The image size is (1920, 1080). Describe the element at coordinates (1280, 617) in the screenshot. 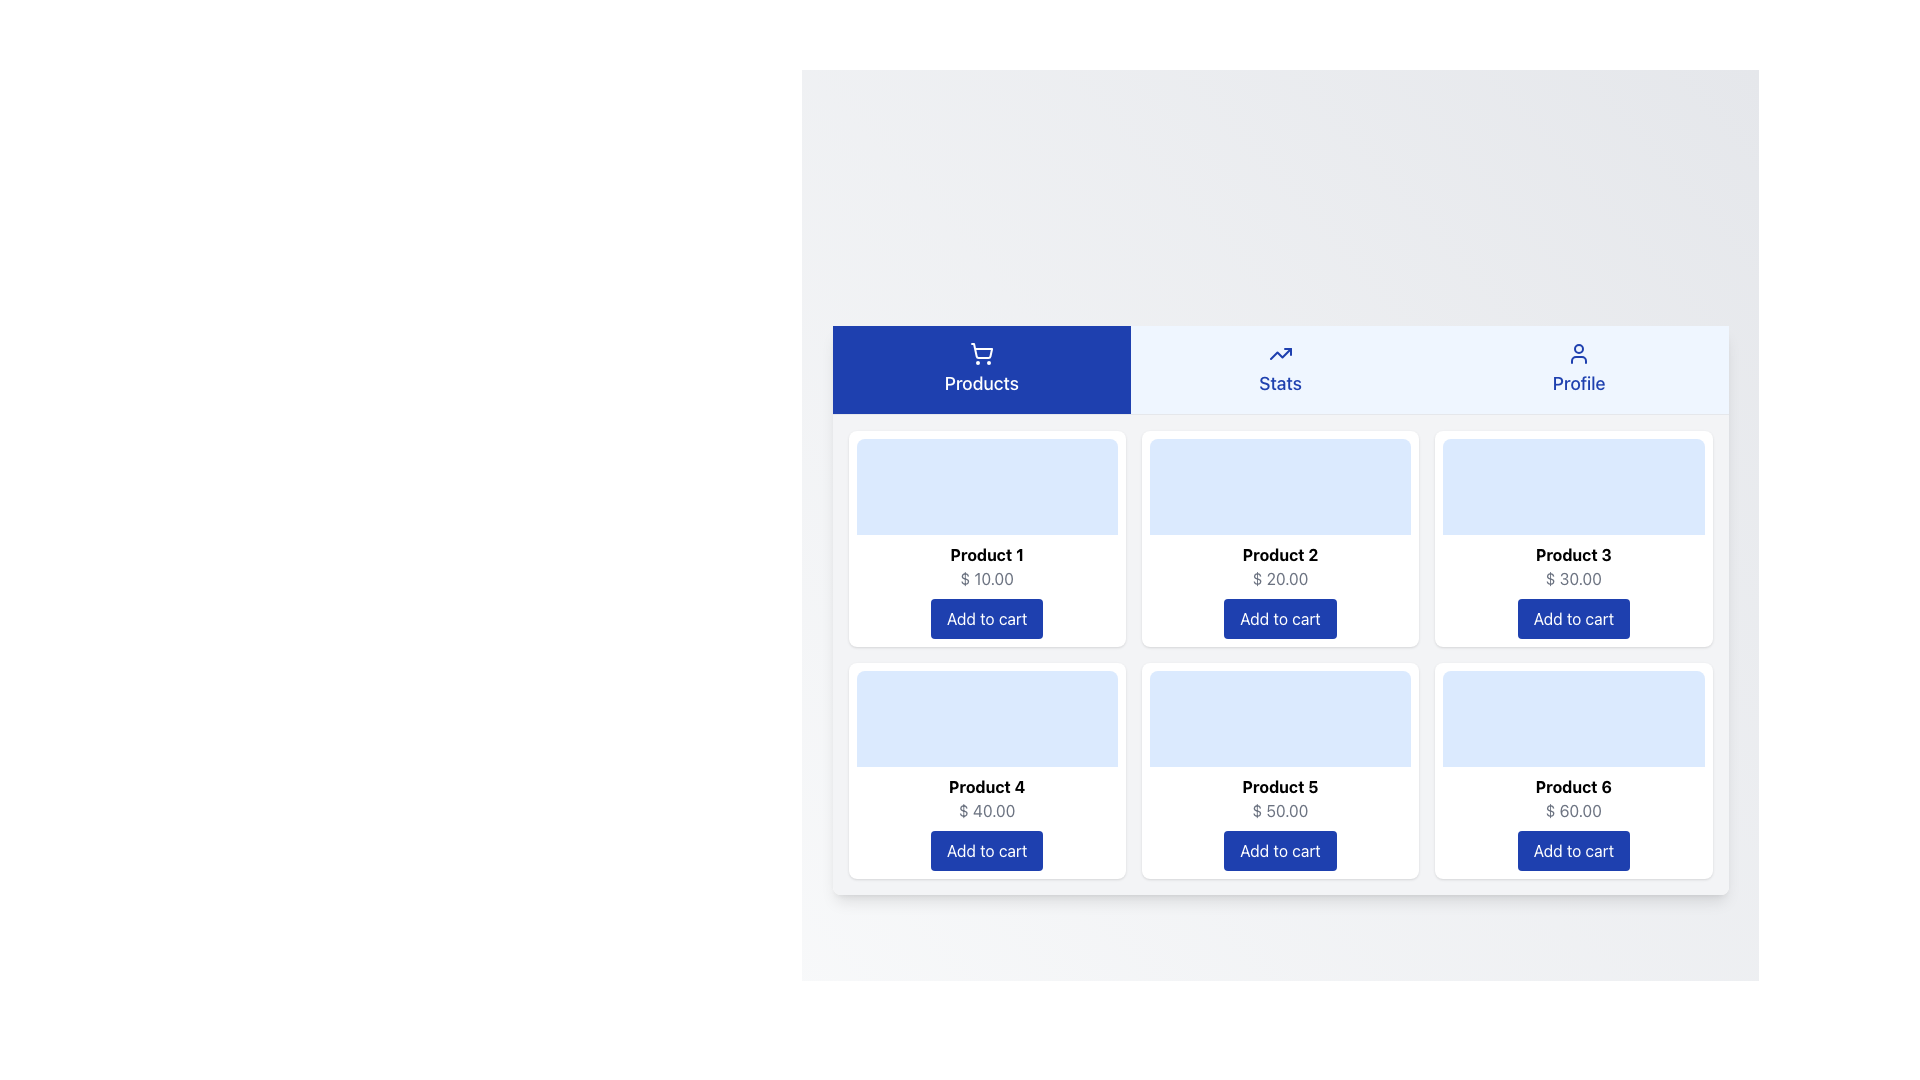

I see `the prominent dark blue button with white text reading 'Add to cart' located within the 'Product 2' card to observe any interactive styling effect` at that location.